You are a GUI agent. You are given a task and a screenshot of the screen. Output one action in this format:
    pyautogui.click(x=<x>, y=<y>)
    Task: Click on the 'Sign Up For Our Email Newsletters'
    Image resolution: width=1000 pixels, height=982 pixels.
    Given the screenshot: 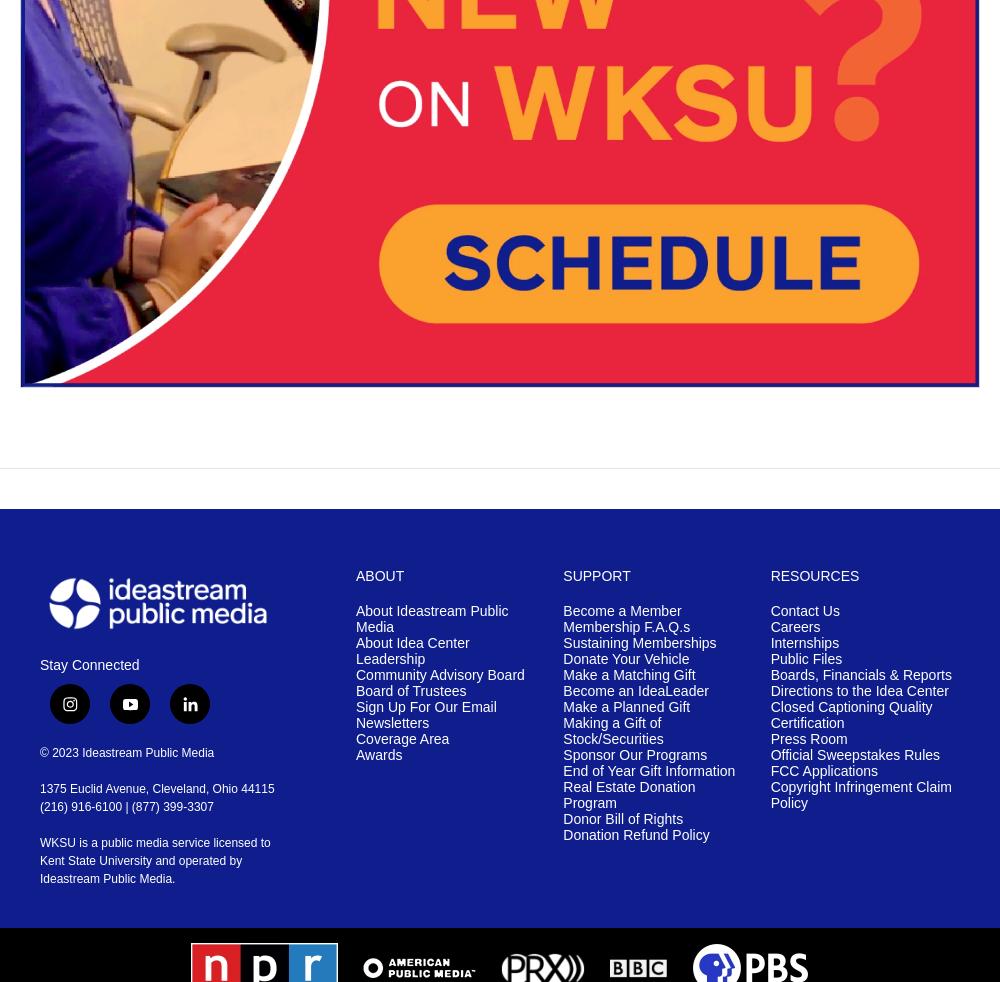 What is the action you would take?
    pyautogui.click(x=426, y=713)
    